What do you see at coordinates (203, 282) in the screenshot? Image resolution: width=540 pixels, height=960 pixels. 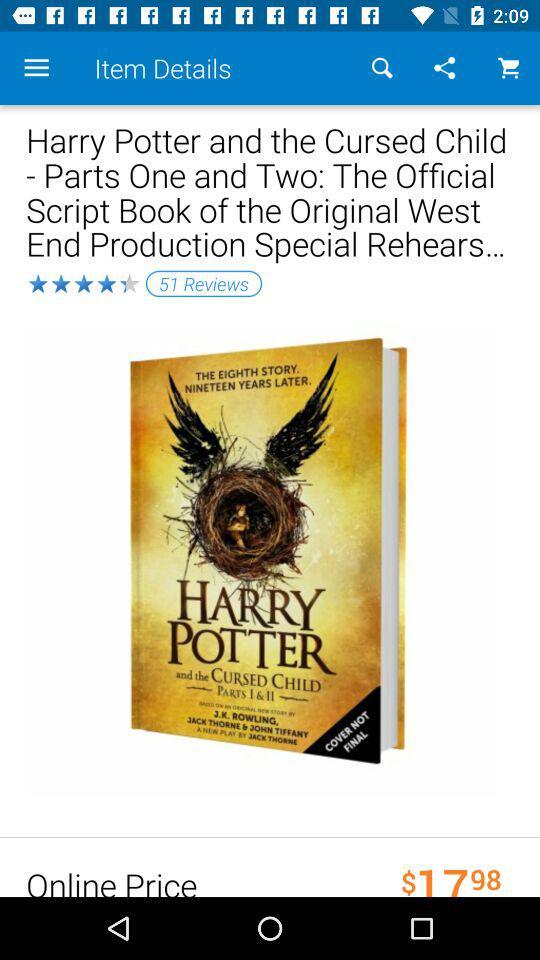 I see `the 51 reviews item` at bounding box center [203, 282].